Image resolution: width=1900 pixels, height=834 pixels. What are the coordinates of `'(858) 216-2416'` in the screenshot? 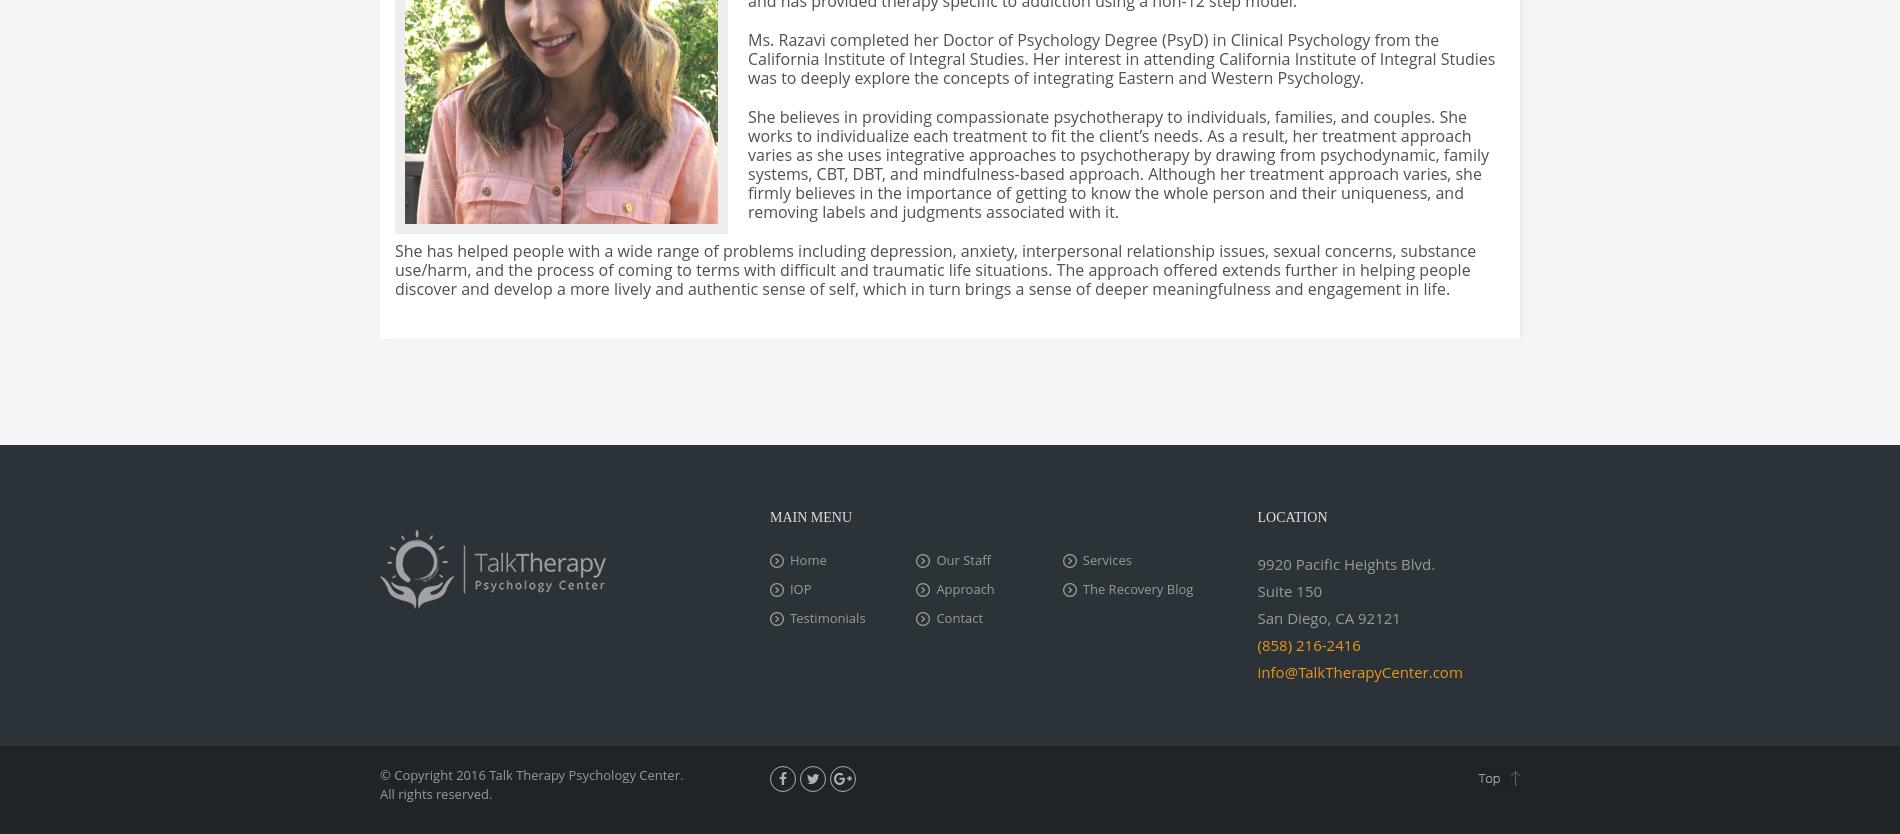 It's located at (1307, 644).